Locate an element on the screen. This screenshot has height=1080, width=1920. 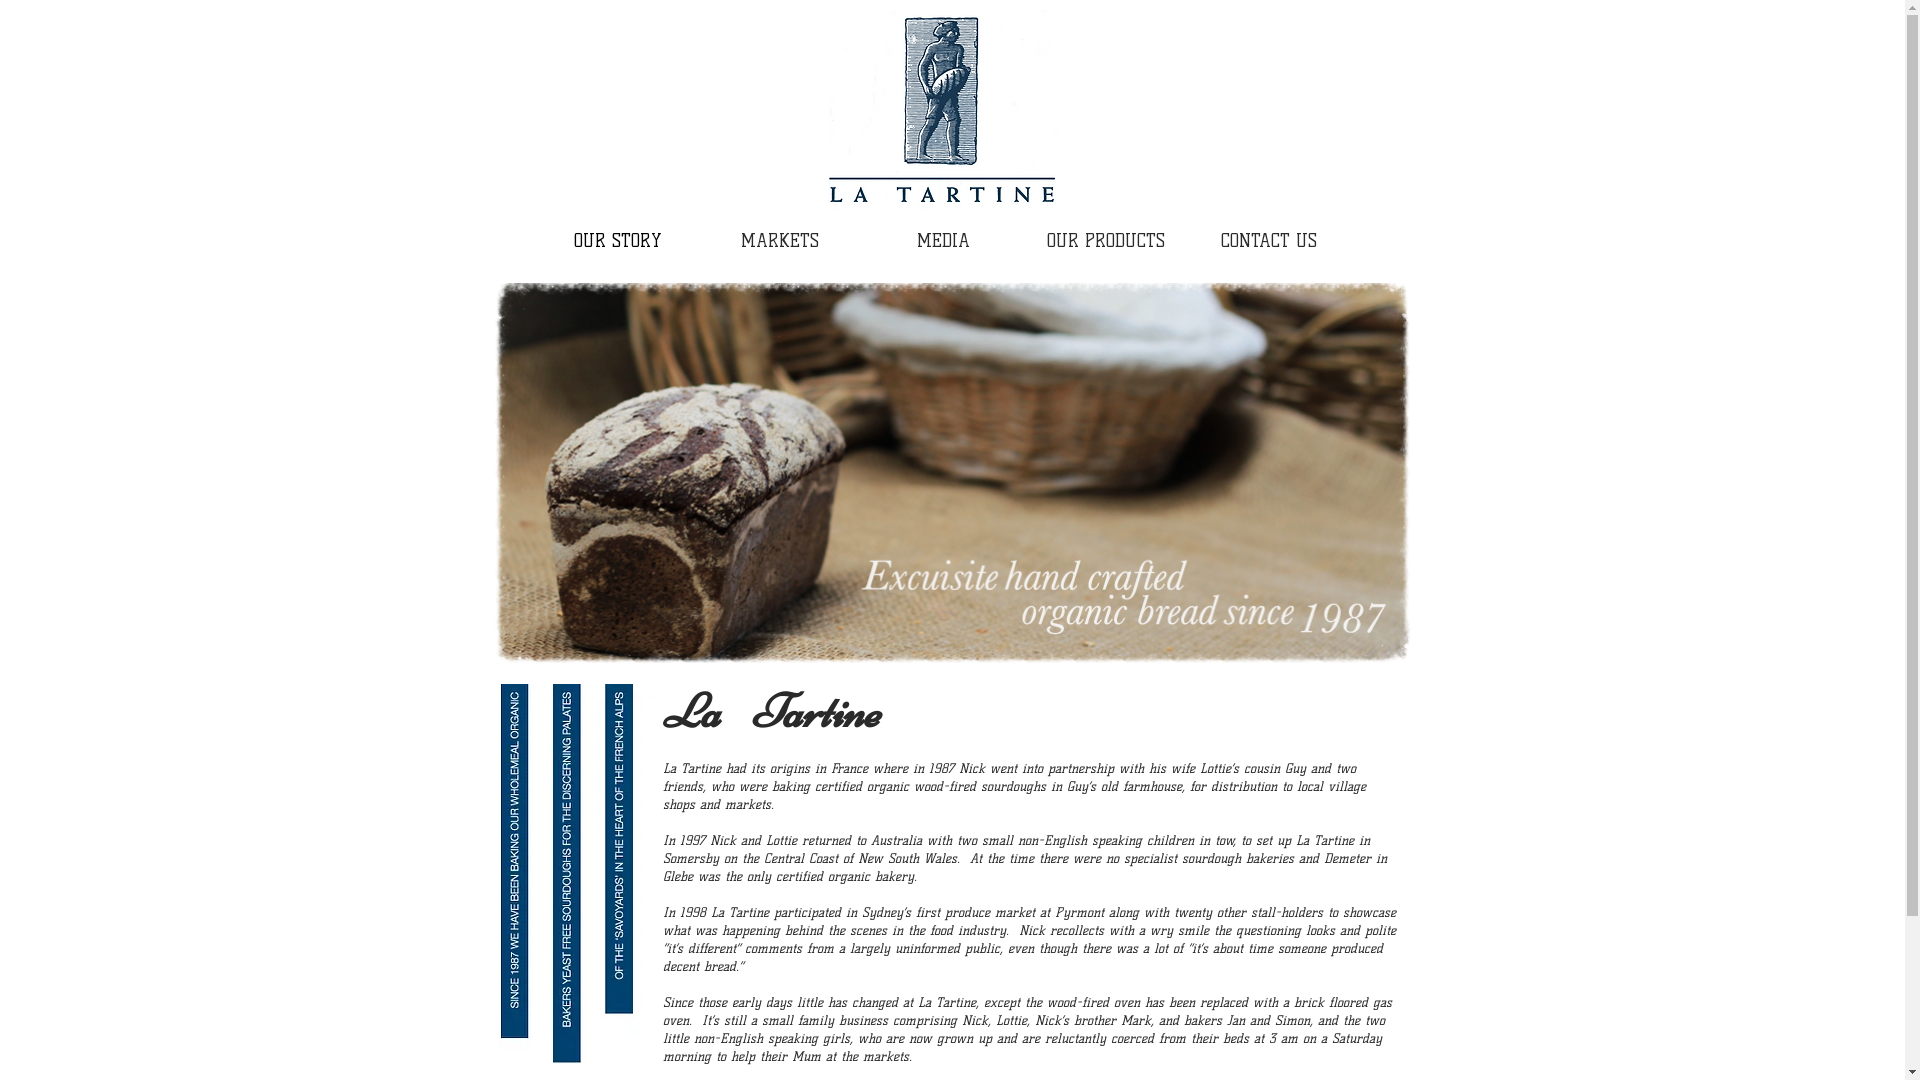
'OUR PRODUCTS' is located at coordinates (1104, 240).